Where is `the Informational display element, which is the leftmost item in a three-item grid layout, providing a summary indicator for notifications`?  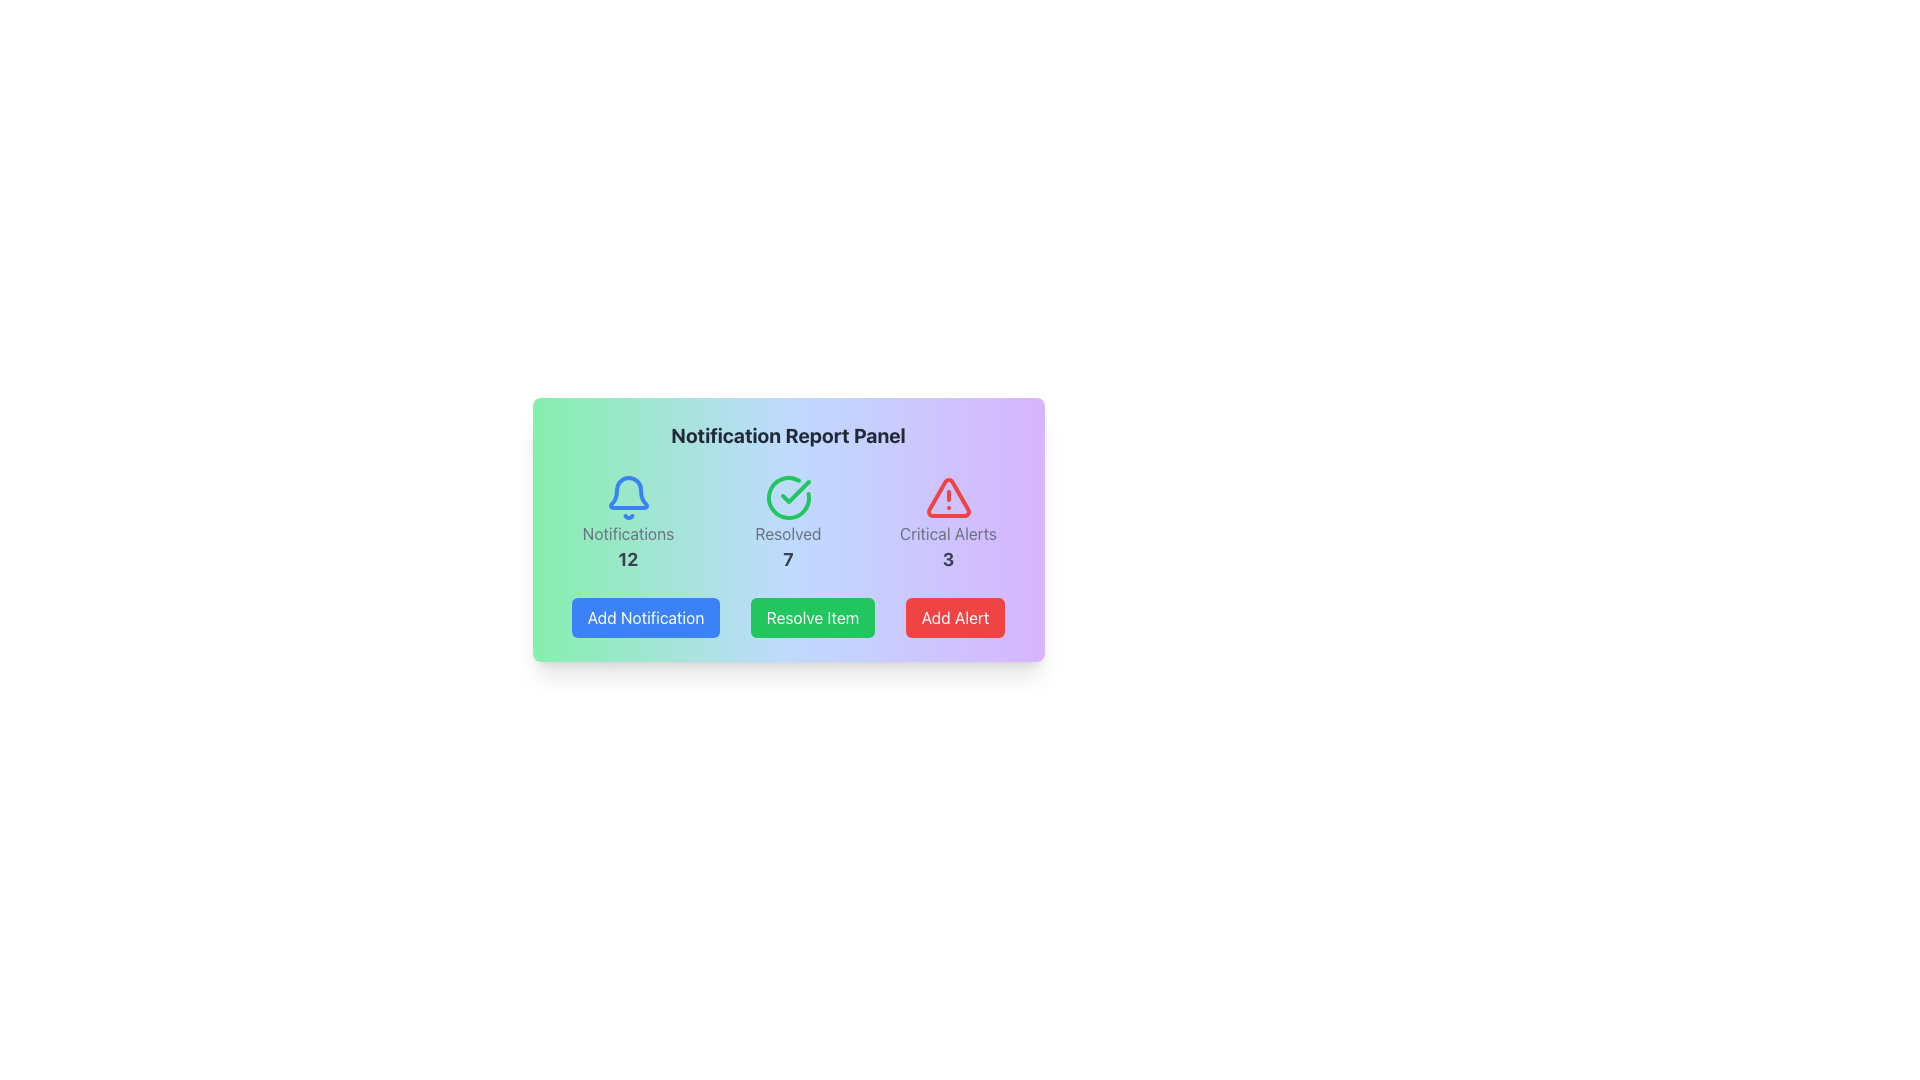
the Informational display element, which is the leftmost item in a three-item grid layout, providing a summary indicator for notifications is located at coordinates (627, 523).